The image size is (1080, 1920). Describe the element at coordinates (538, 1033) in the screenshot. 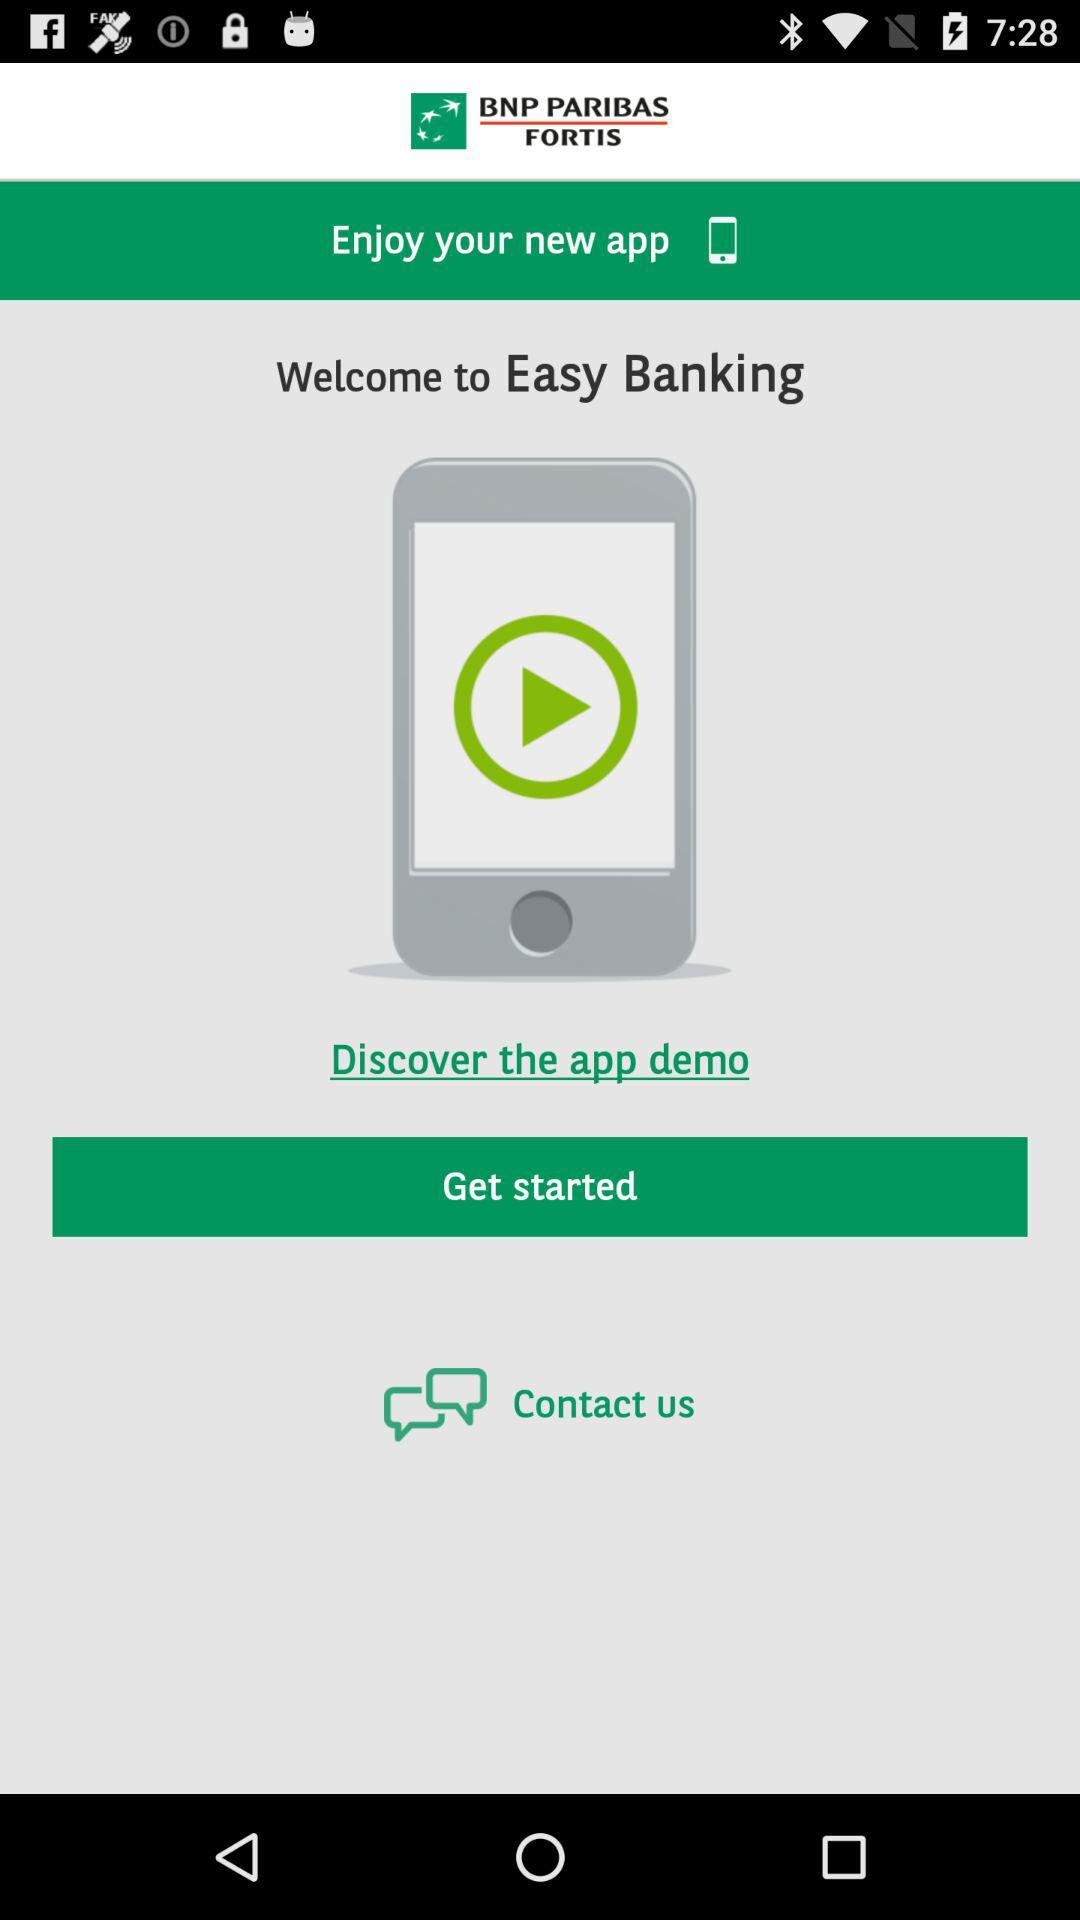

I see `the icon above get started` at that location.